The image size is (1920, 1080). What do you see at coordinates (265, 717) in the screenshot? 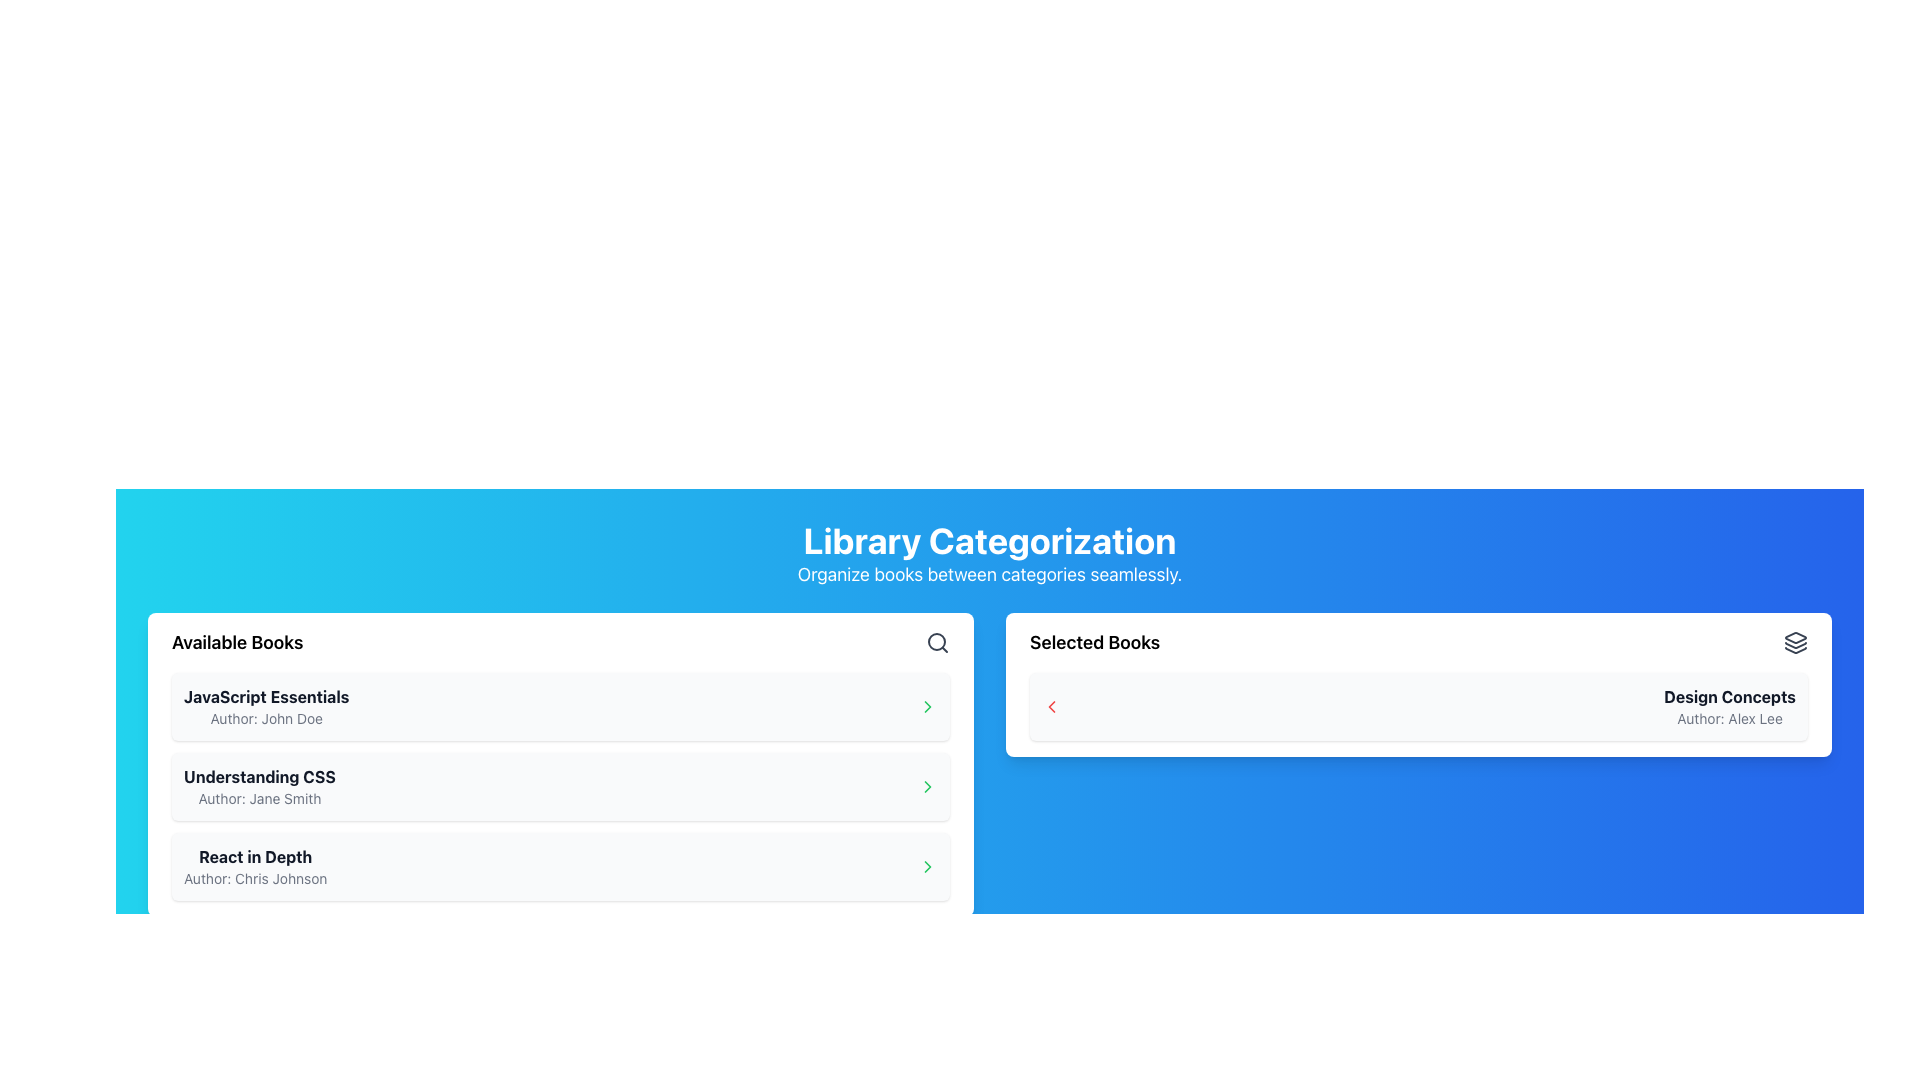
I see `the text label reading 'Author: John Doe' located below the title 'JavaScript Essentials' in the 'Available Books' section` at bounding box center [265, 717].